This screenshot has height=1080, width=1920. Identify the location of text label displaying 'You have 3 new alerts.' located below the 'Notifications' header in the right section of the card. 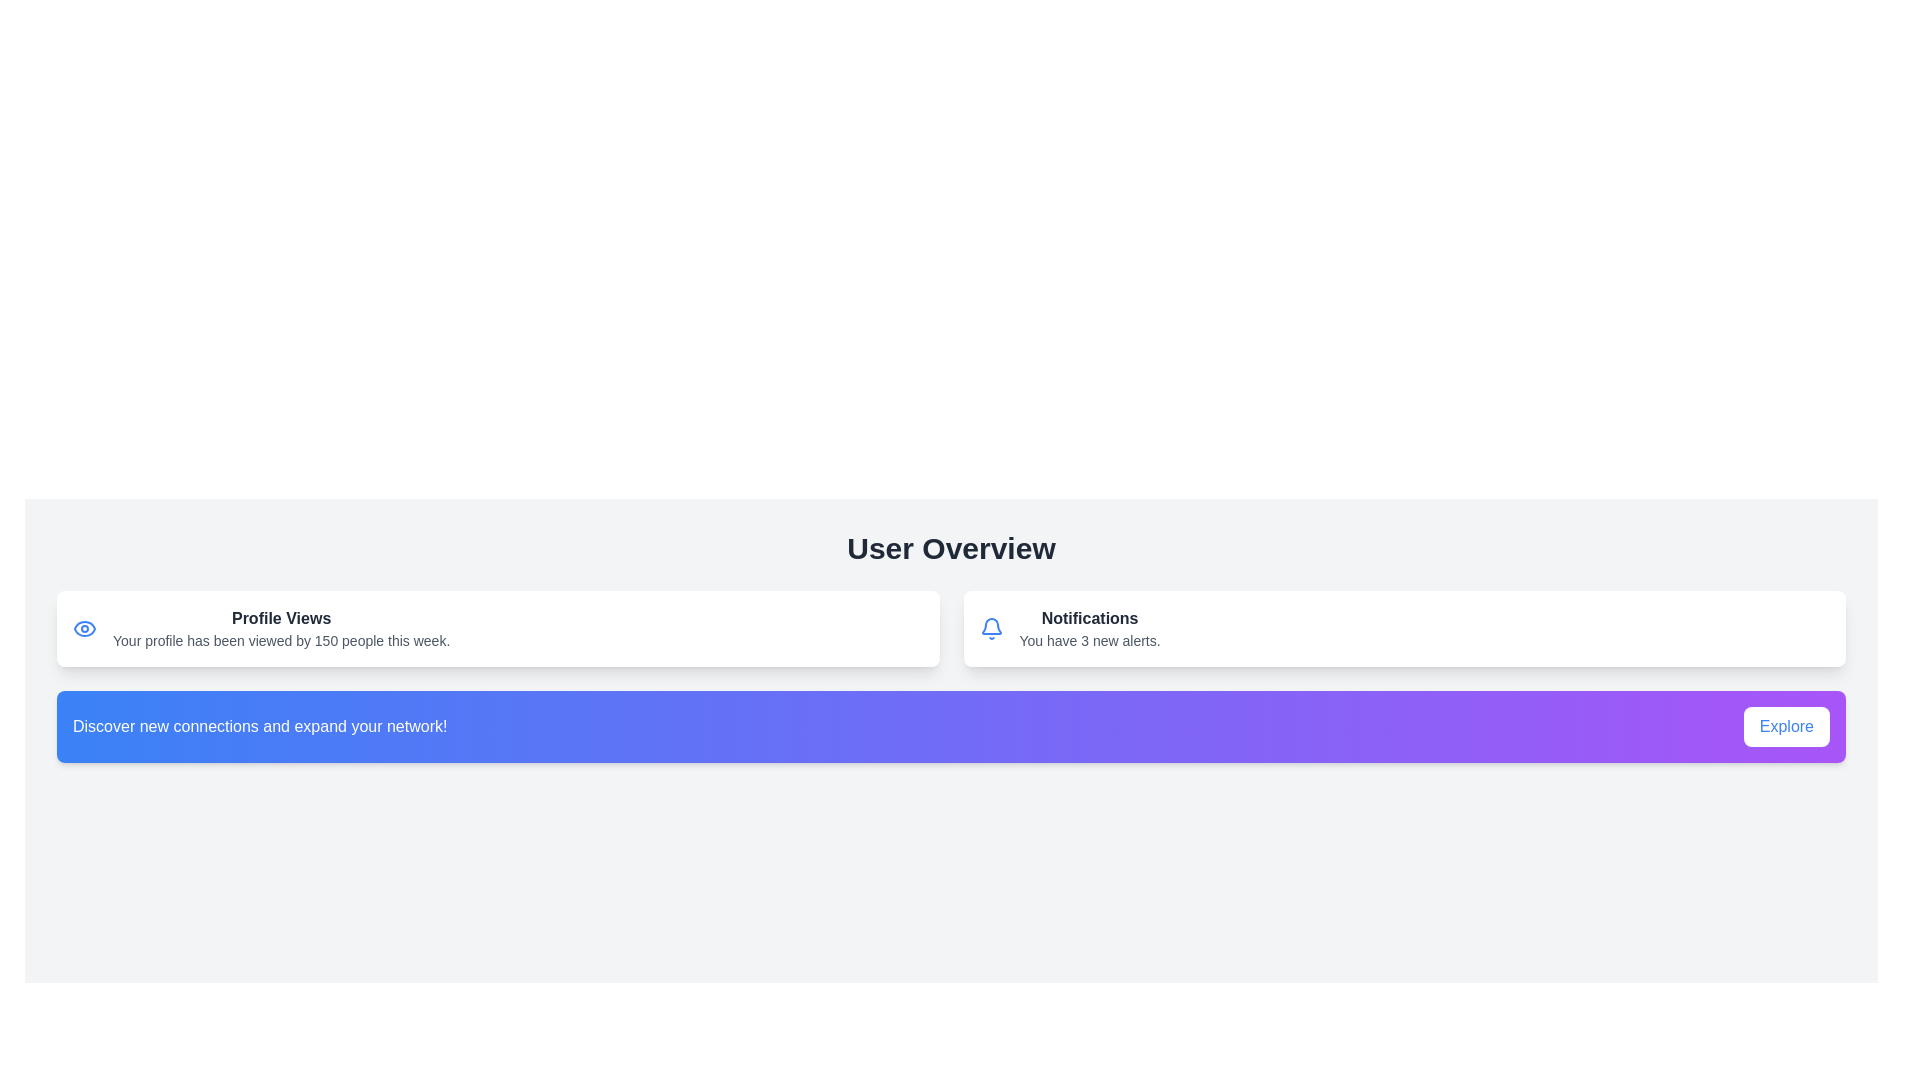
(1088, 640).